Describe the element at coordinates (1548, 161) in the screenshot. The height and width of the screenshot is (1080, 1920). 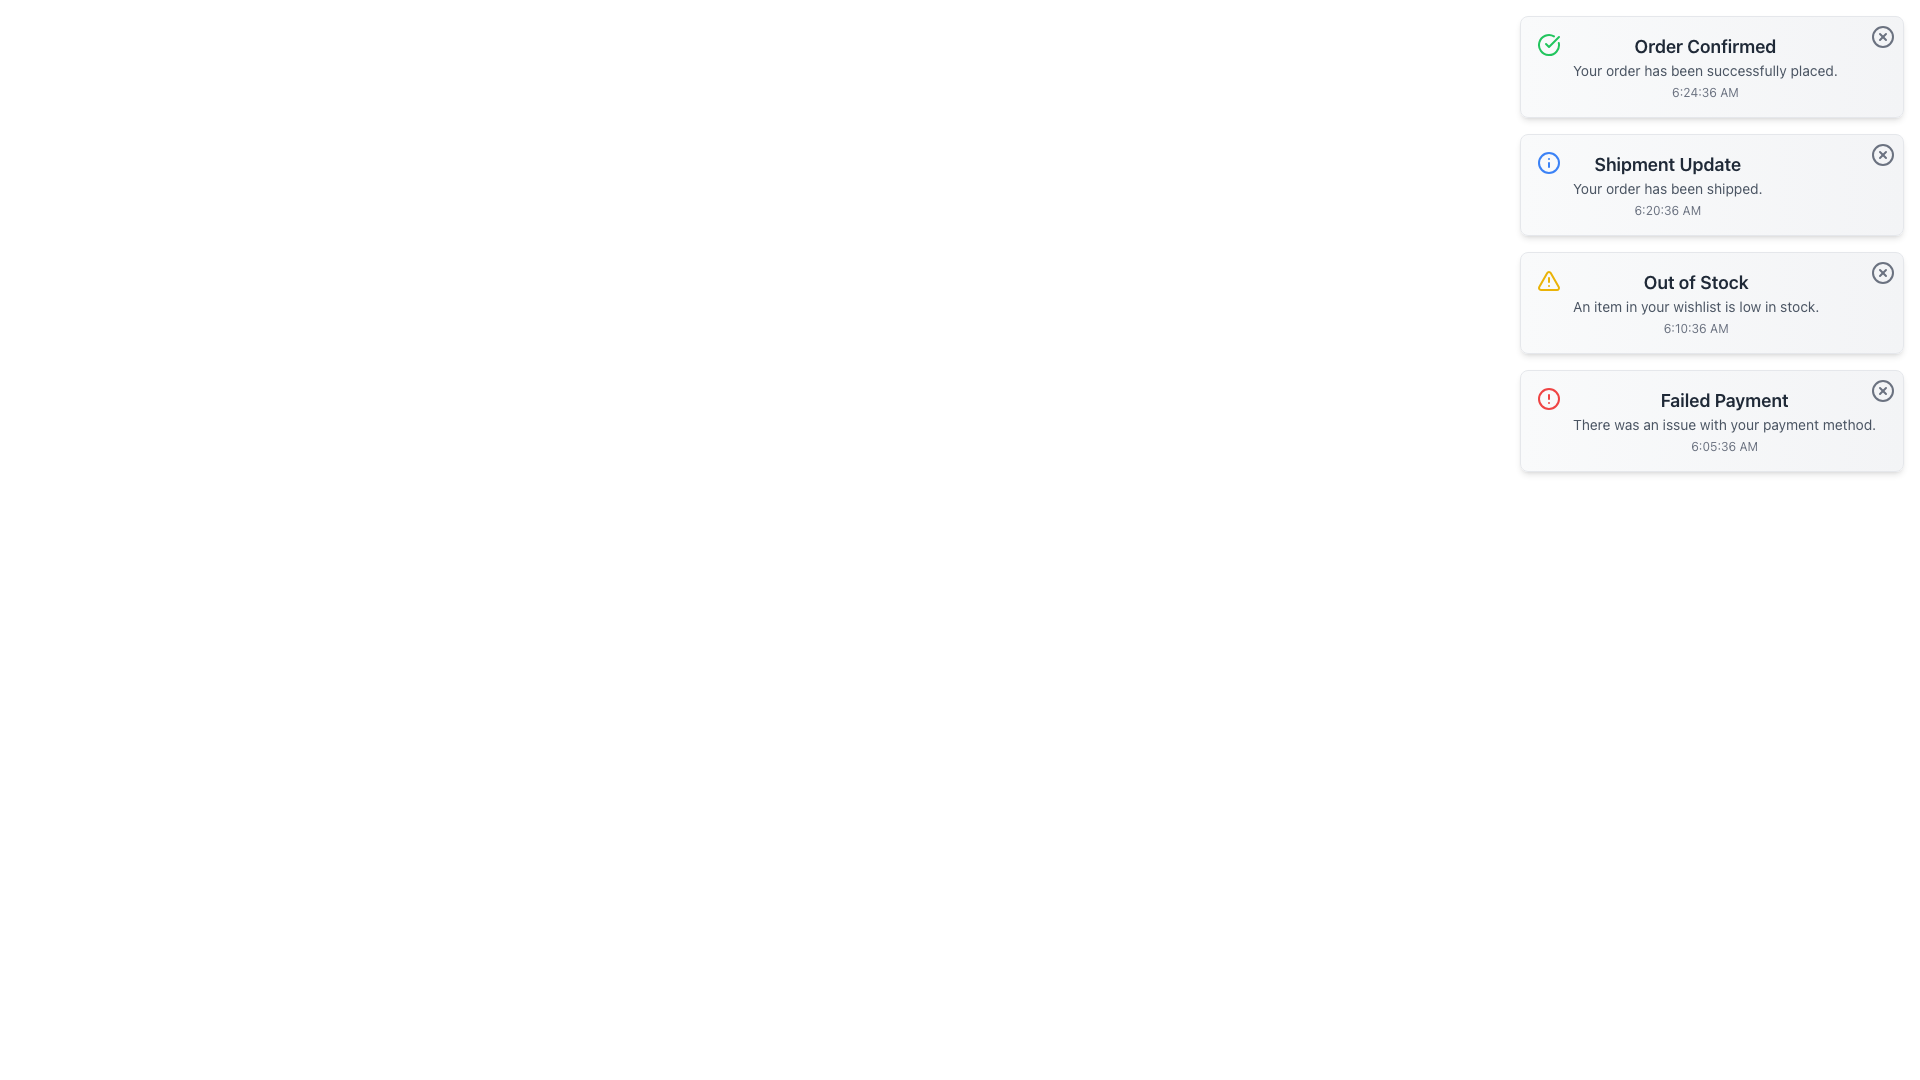
I see `the decorative SVG circle element that enhances the 'Shipment Update' notification icon` at that location.